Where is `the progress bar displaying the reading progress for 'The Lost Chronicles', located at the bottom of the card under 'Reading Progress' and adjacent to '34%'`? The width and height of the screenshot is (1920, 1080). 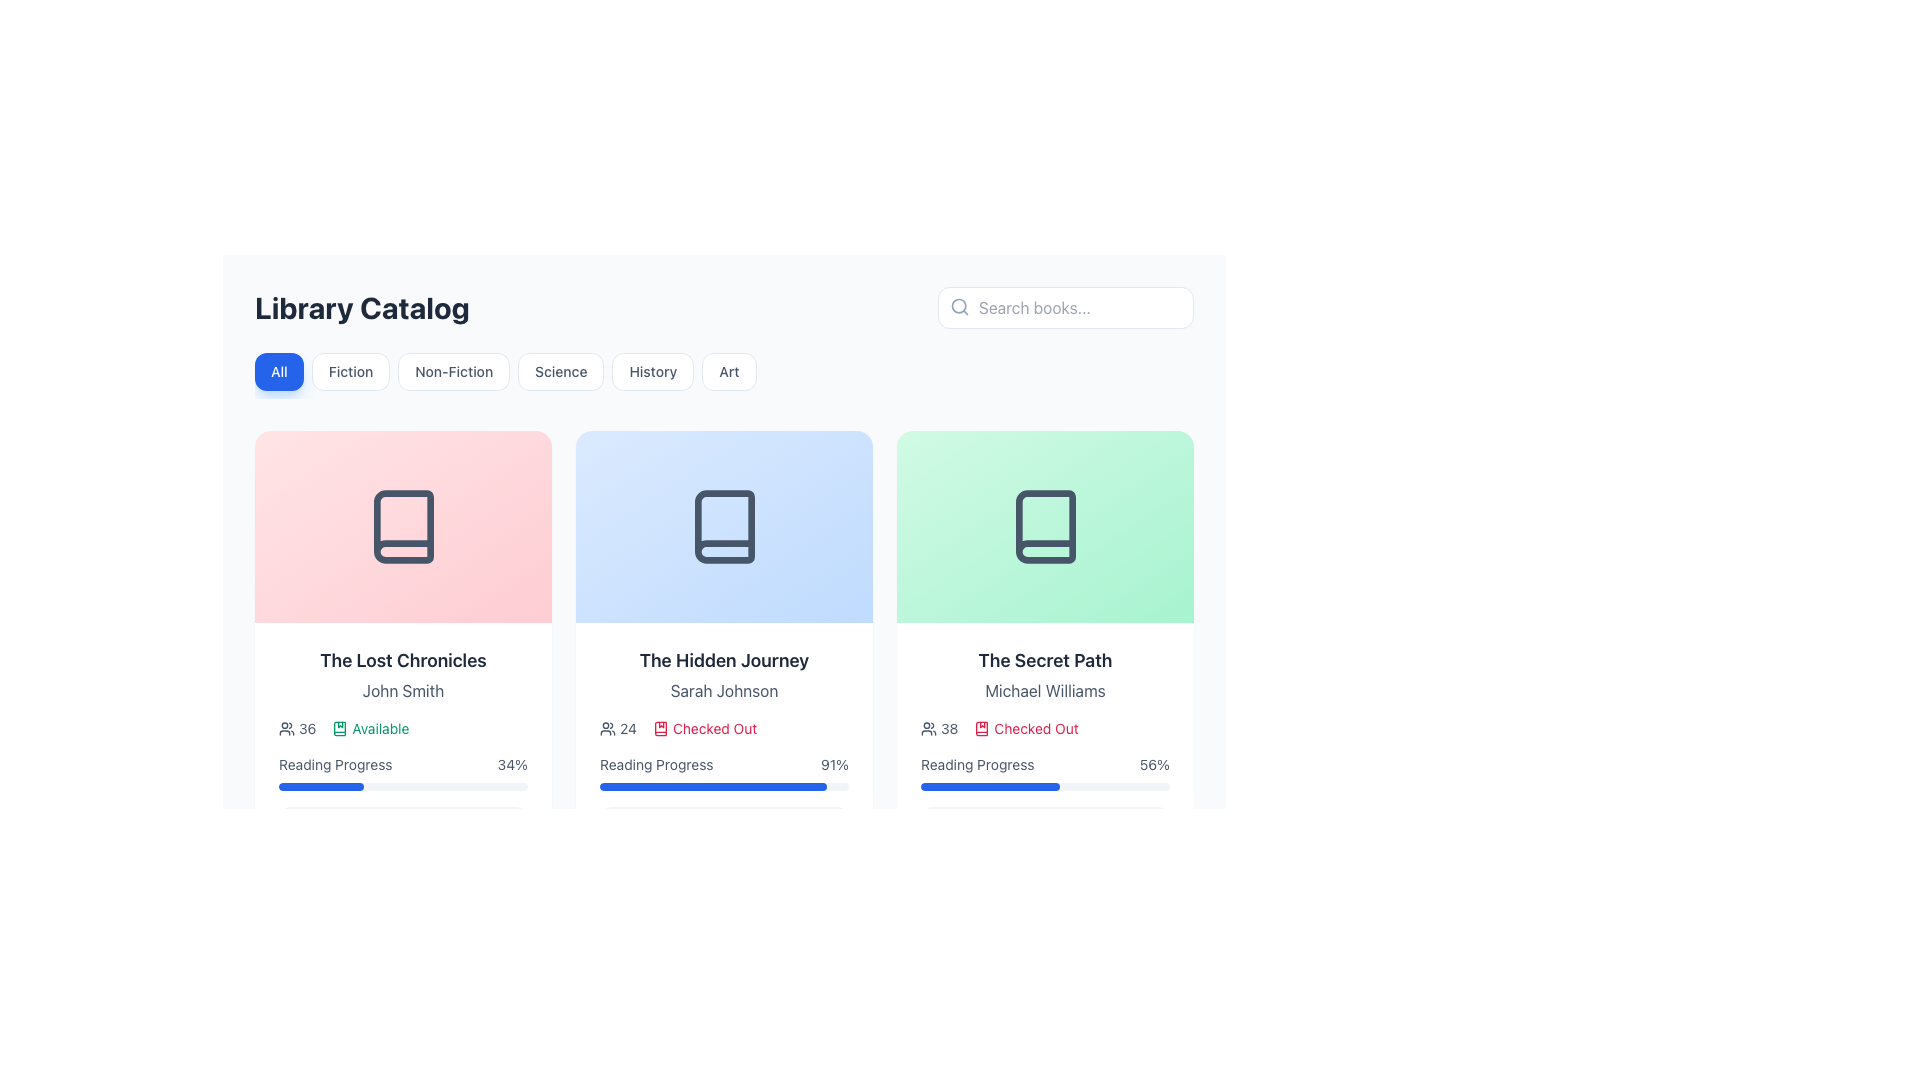
the progress bar displaying the reading progress for 'The Lost Chronicles', located at the bottom of the card under 'Reading Progress' and adjacent to '34%' is located at coordinates (402, 785).